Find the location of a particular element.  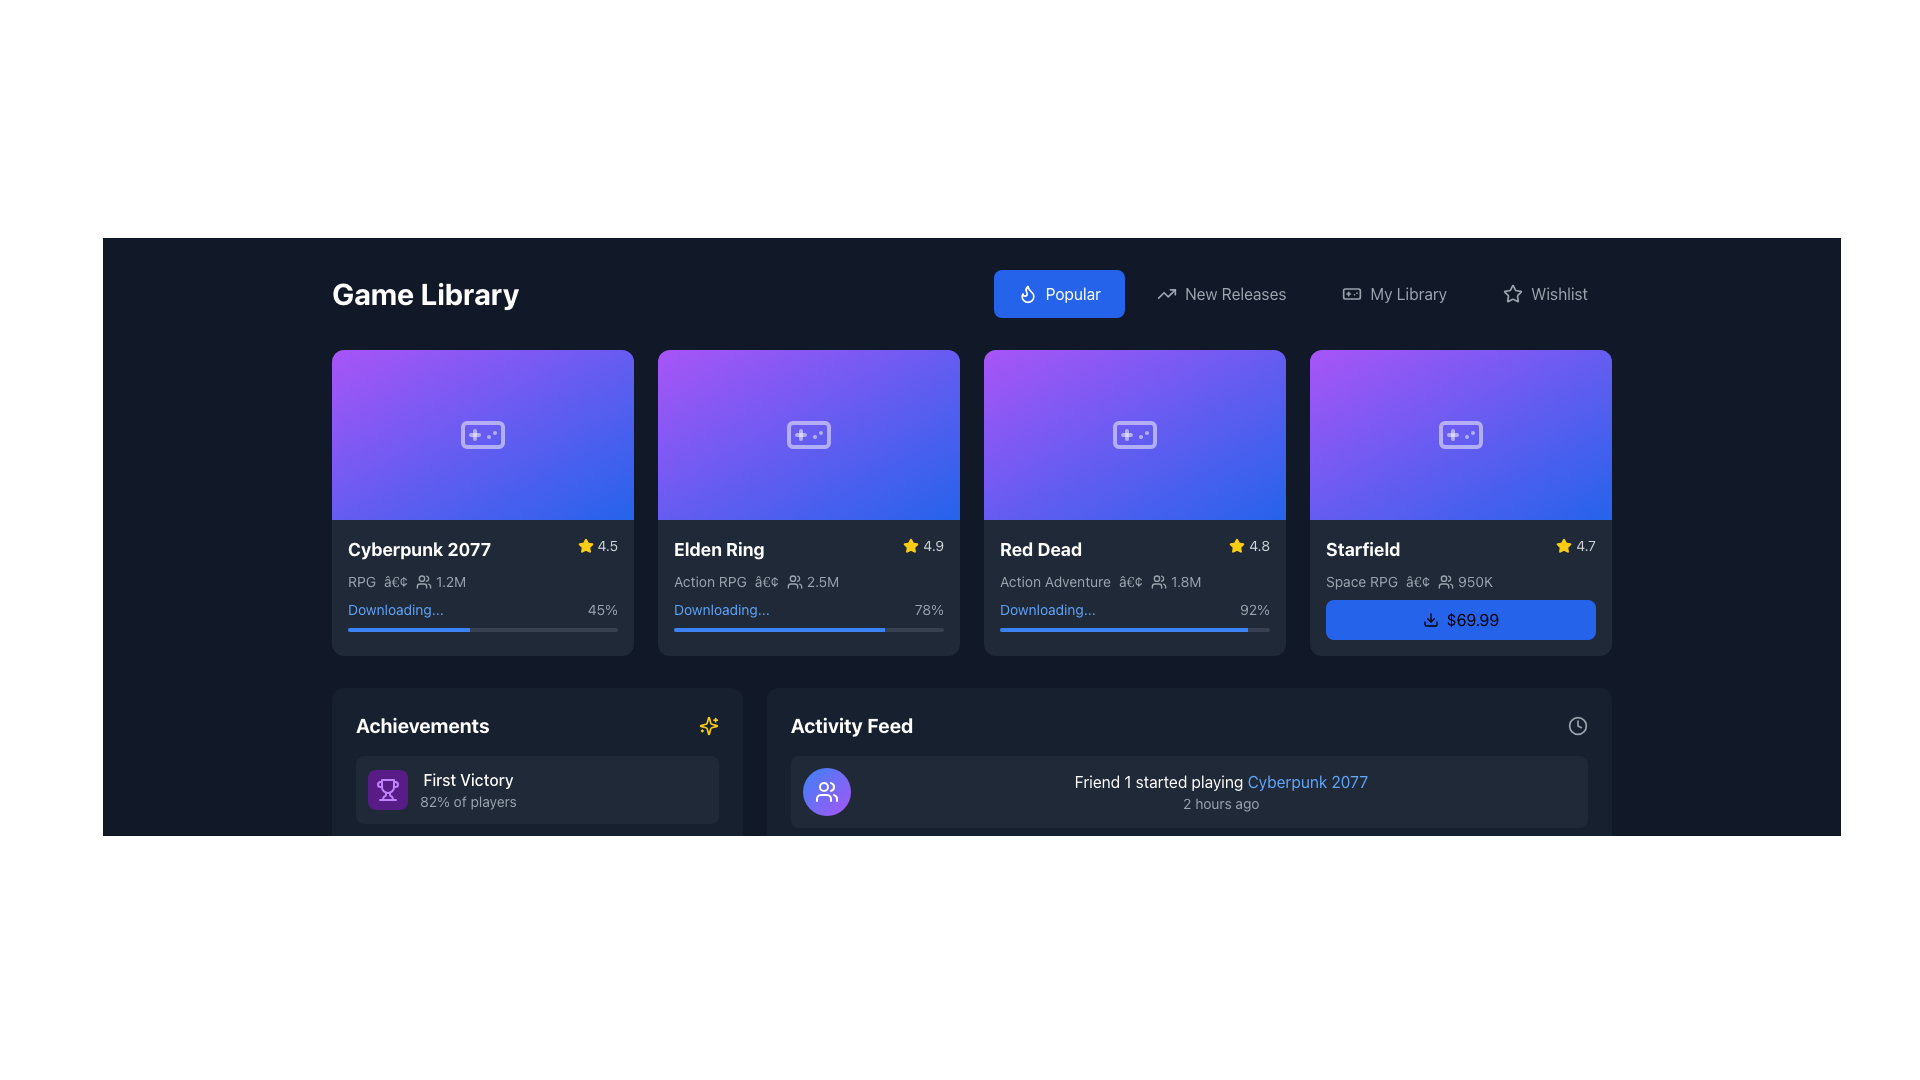

the gamepad icon in the upper portion of the 'Cyberpunk 2077' game card is located at coordinates (483, 433).